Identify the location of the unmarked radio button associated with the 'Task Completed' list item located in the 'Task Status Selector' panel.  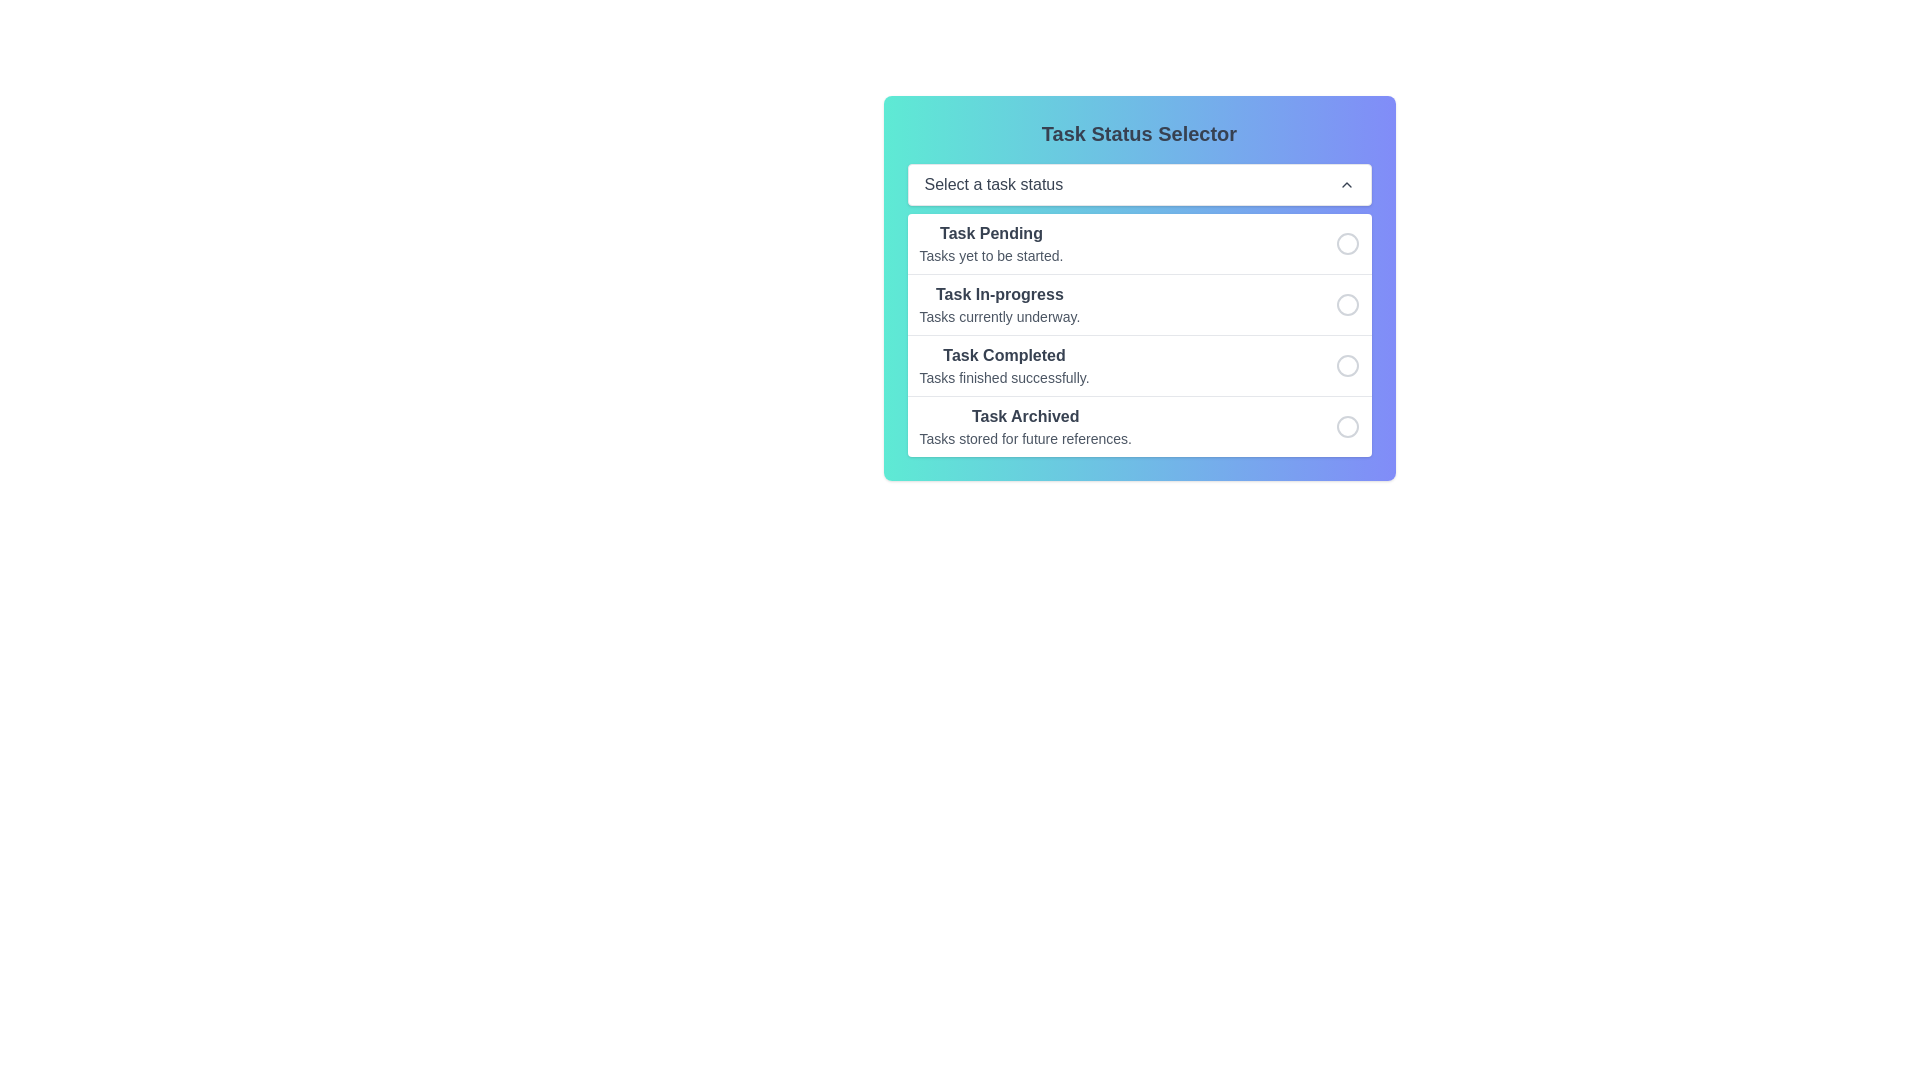
(1139, 365).